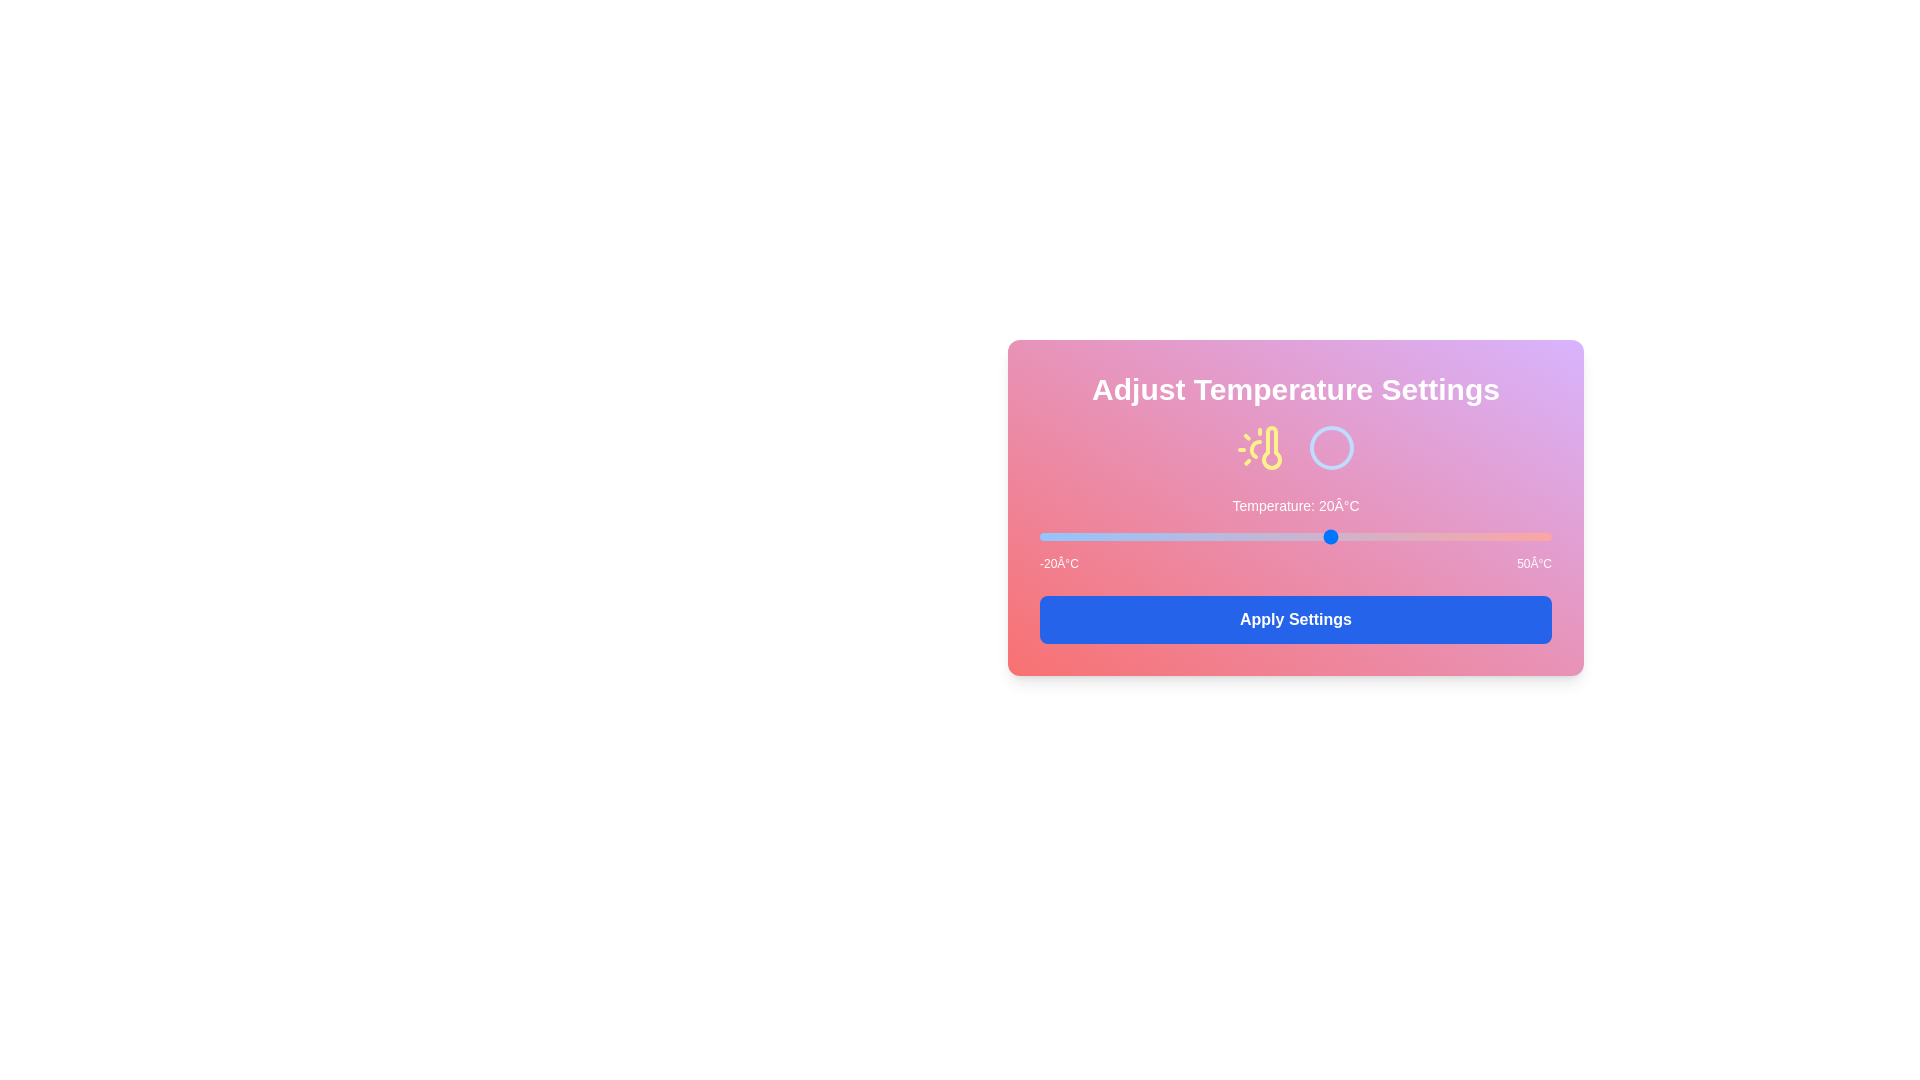  Describe the element at coordinates (1296, 619) in the screenshot. I see `'Apply Settings' button` at that location.